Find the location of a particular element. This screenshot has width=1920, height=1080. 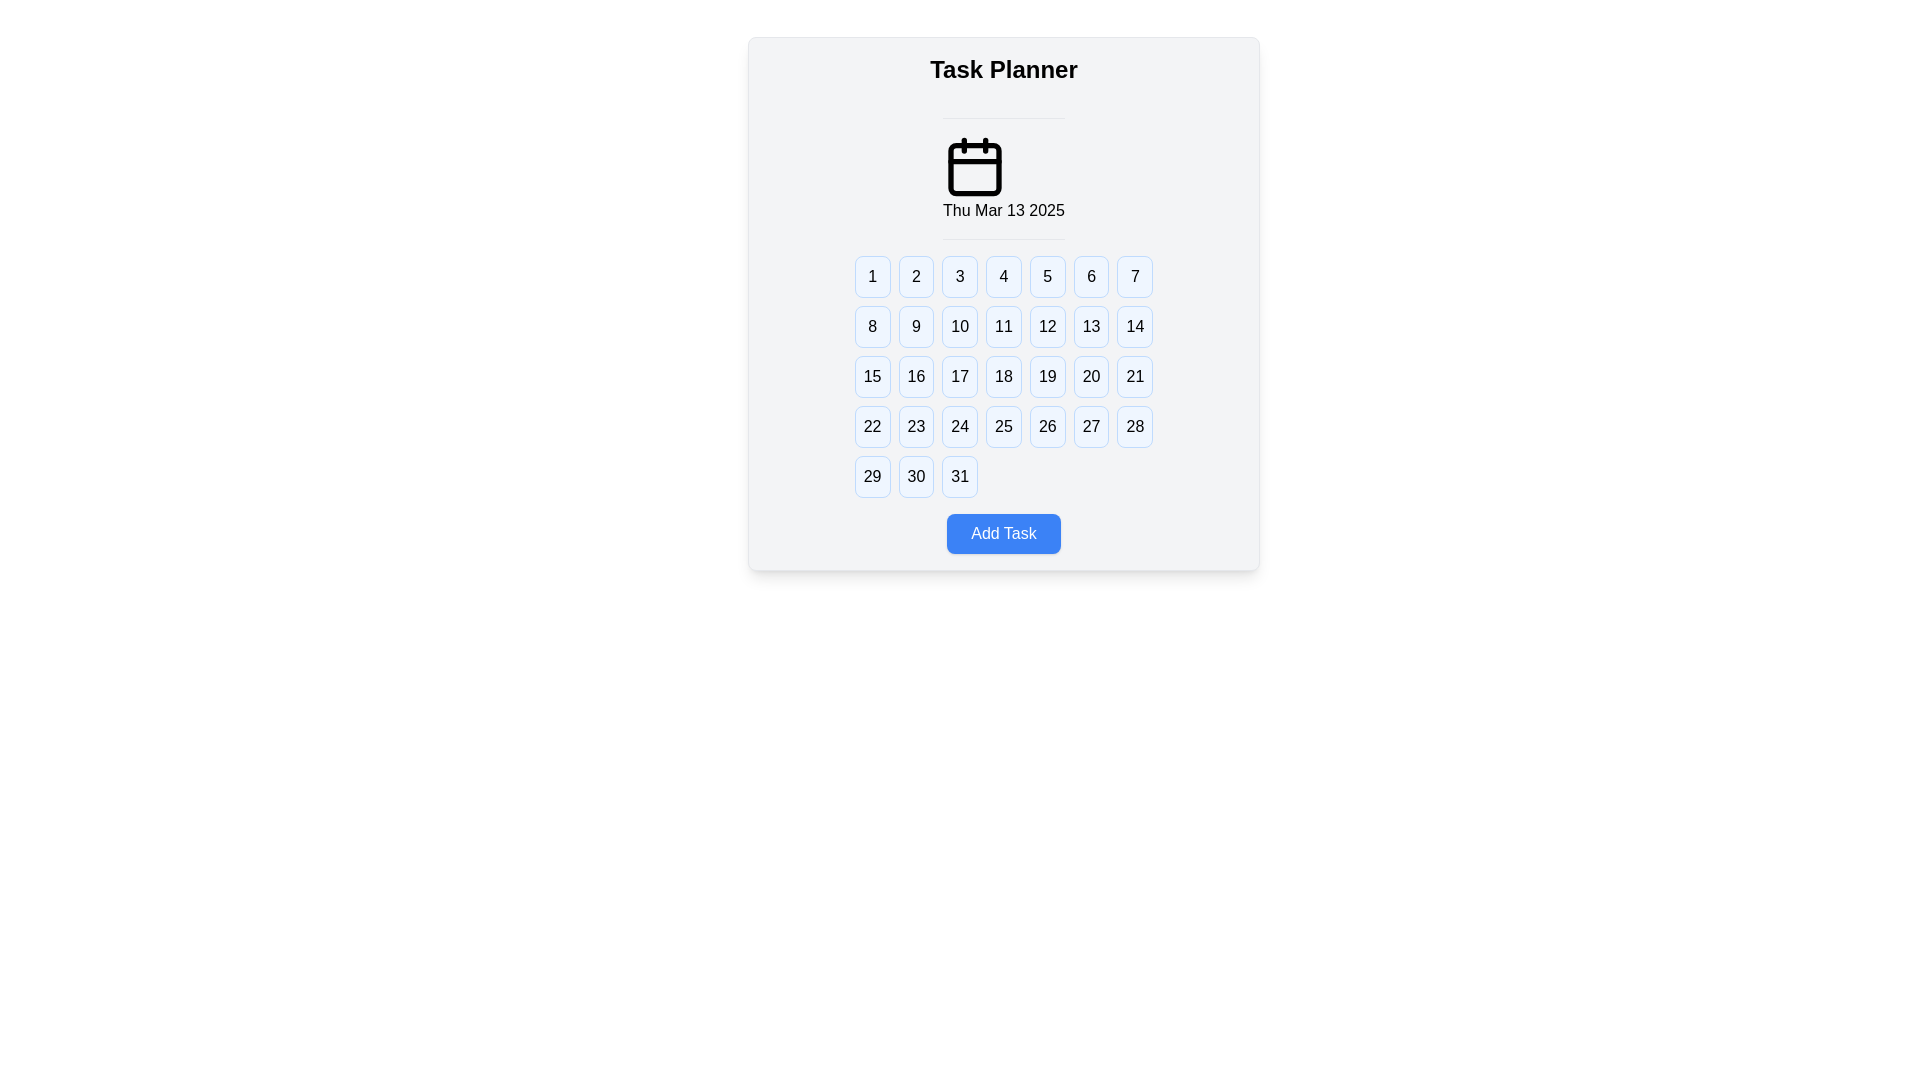

the selectable calendar day cell displaying '10' in the main calendar section for extended selection options is located at coordinates (960, 326).